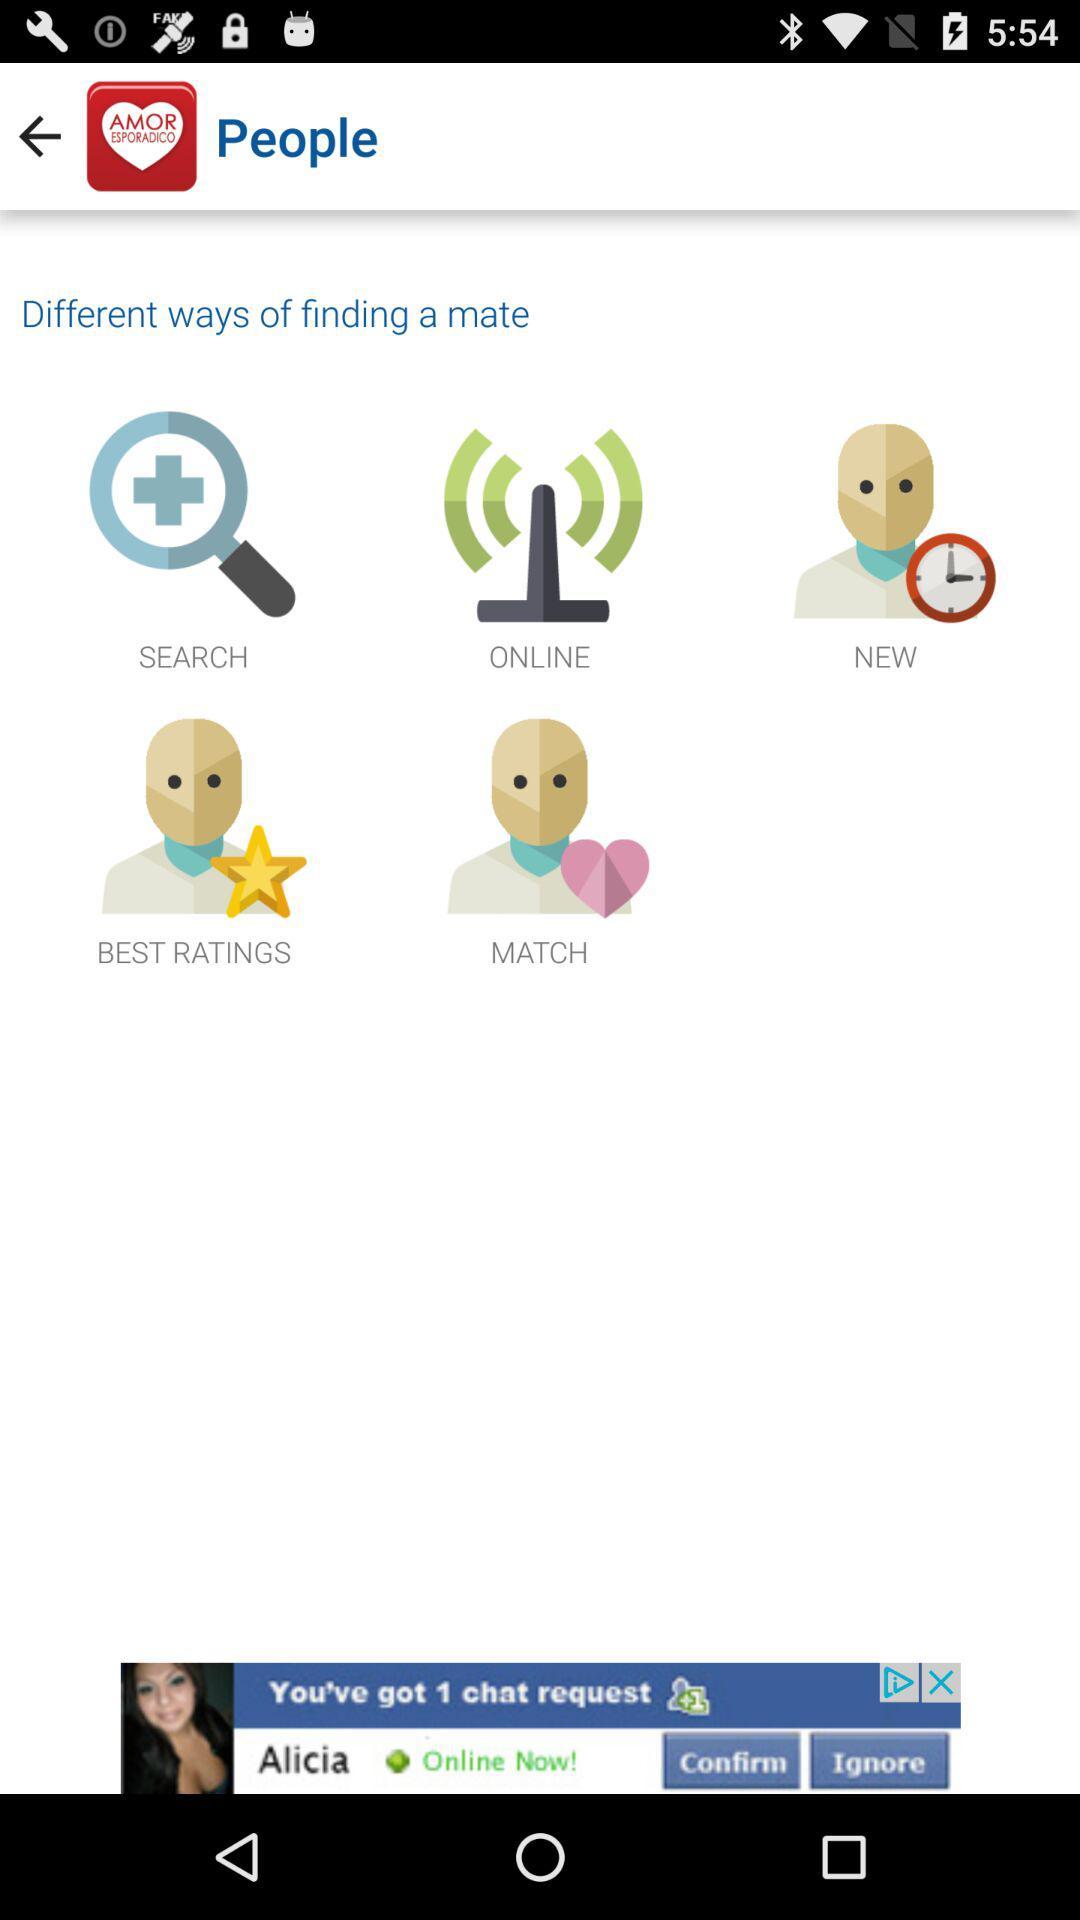 This screenshot has height=1920, width=1080. What do you see at coordinates (540, 1727) in the screenshot?
I see `advertisement website` at bounding box center [540, 1727].